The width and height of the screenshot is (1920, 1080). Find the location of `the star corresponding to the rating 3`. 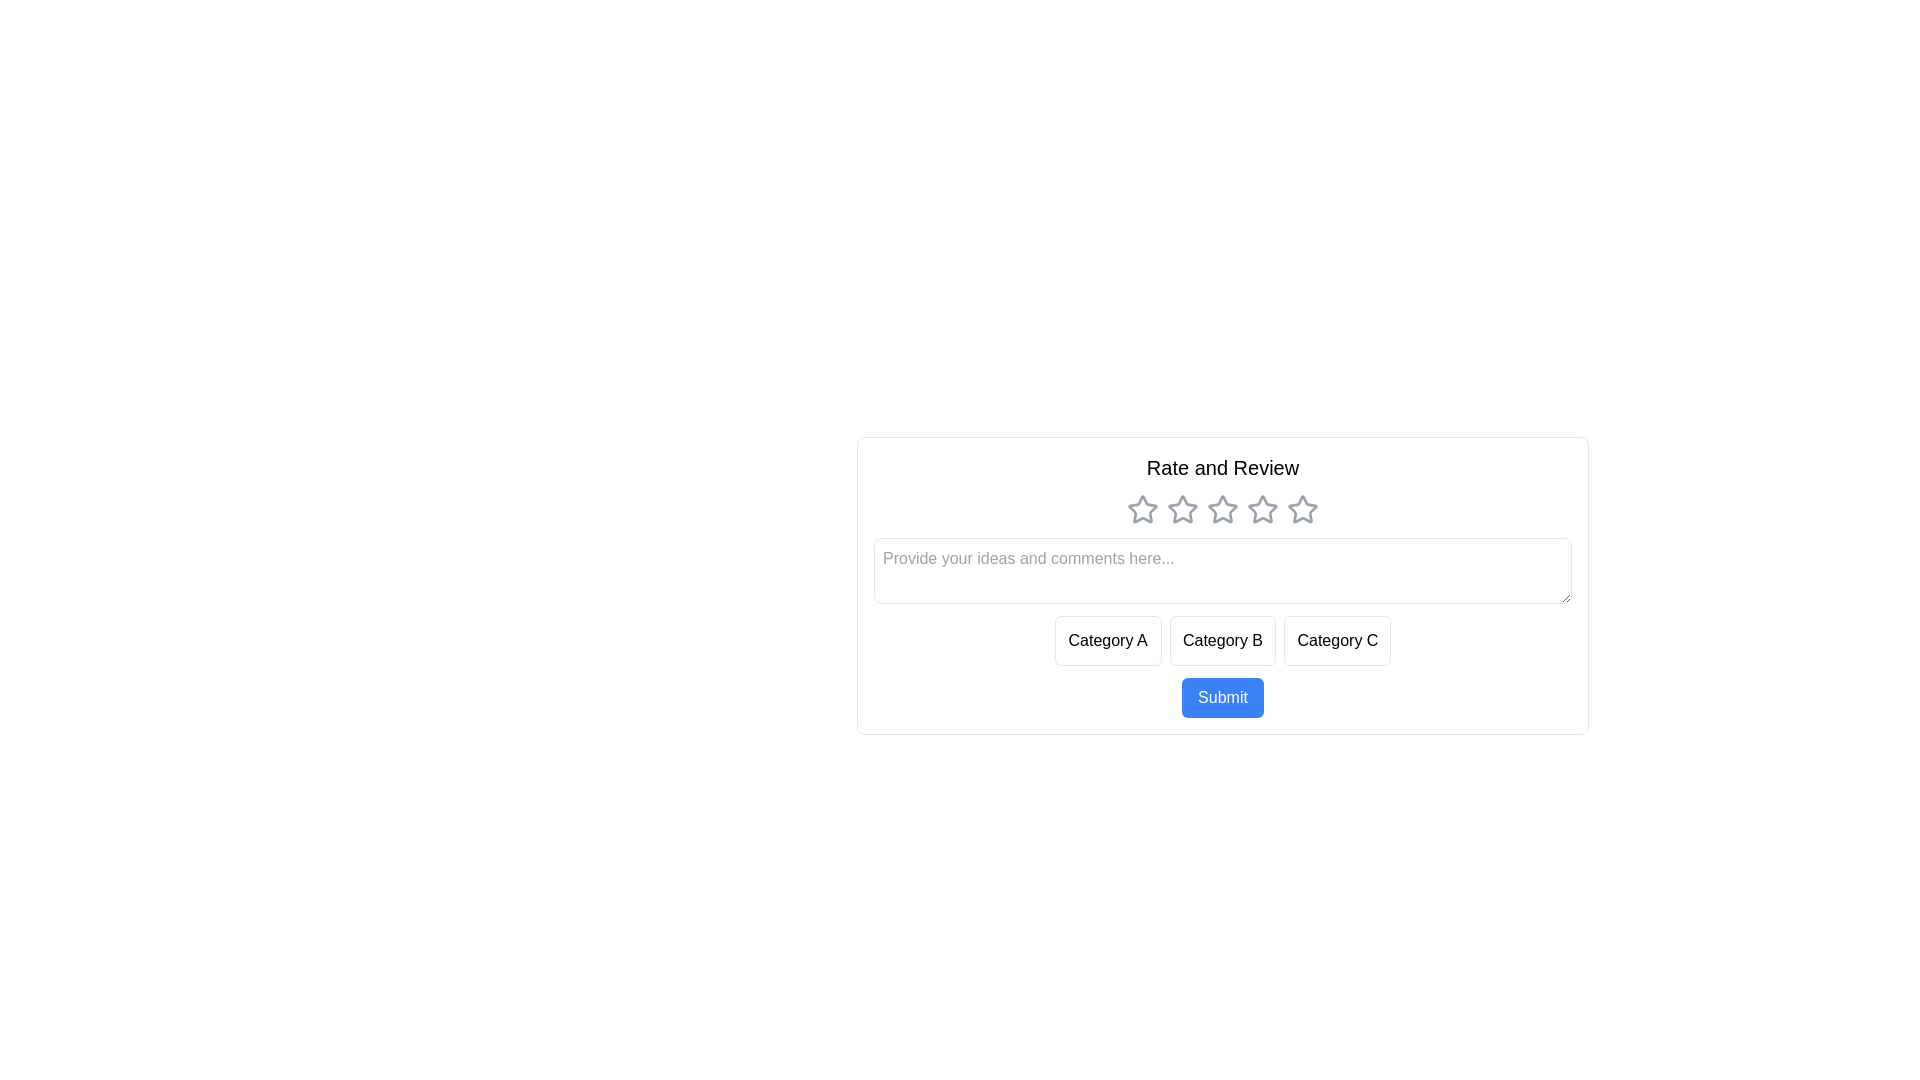

the star corresponding to the rating 3 is located at coordinates (1222, 508).